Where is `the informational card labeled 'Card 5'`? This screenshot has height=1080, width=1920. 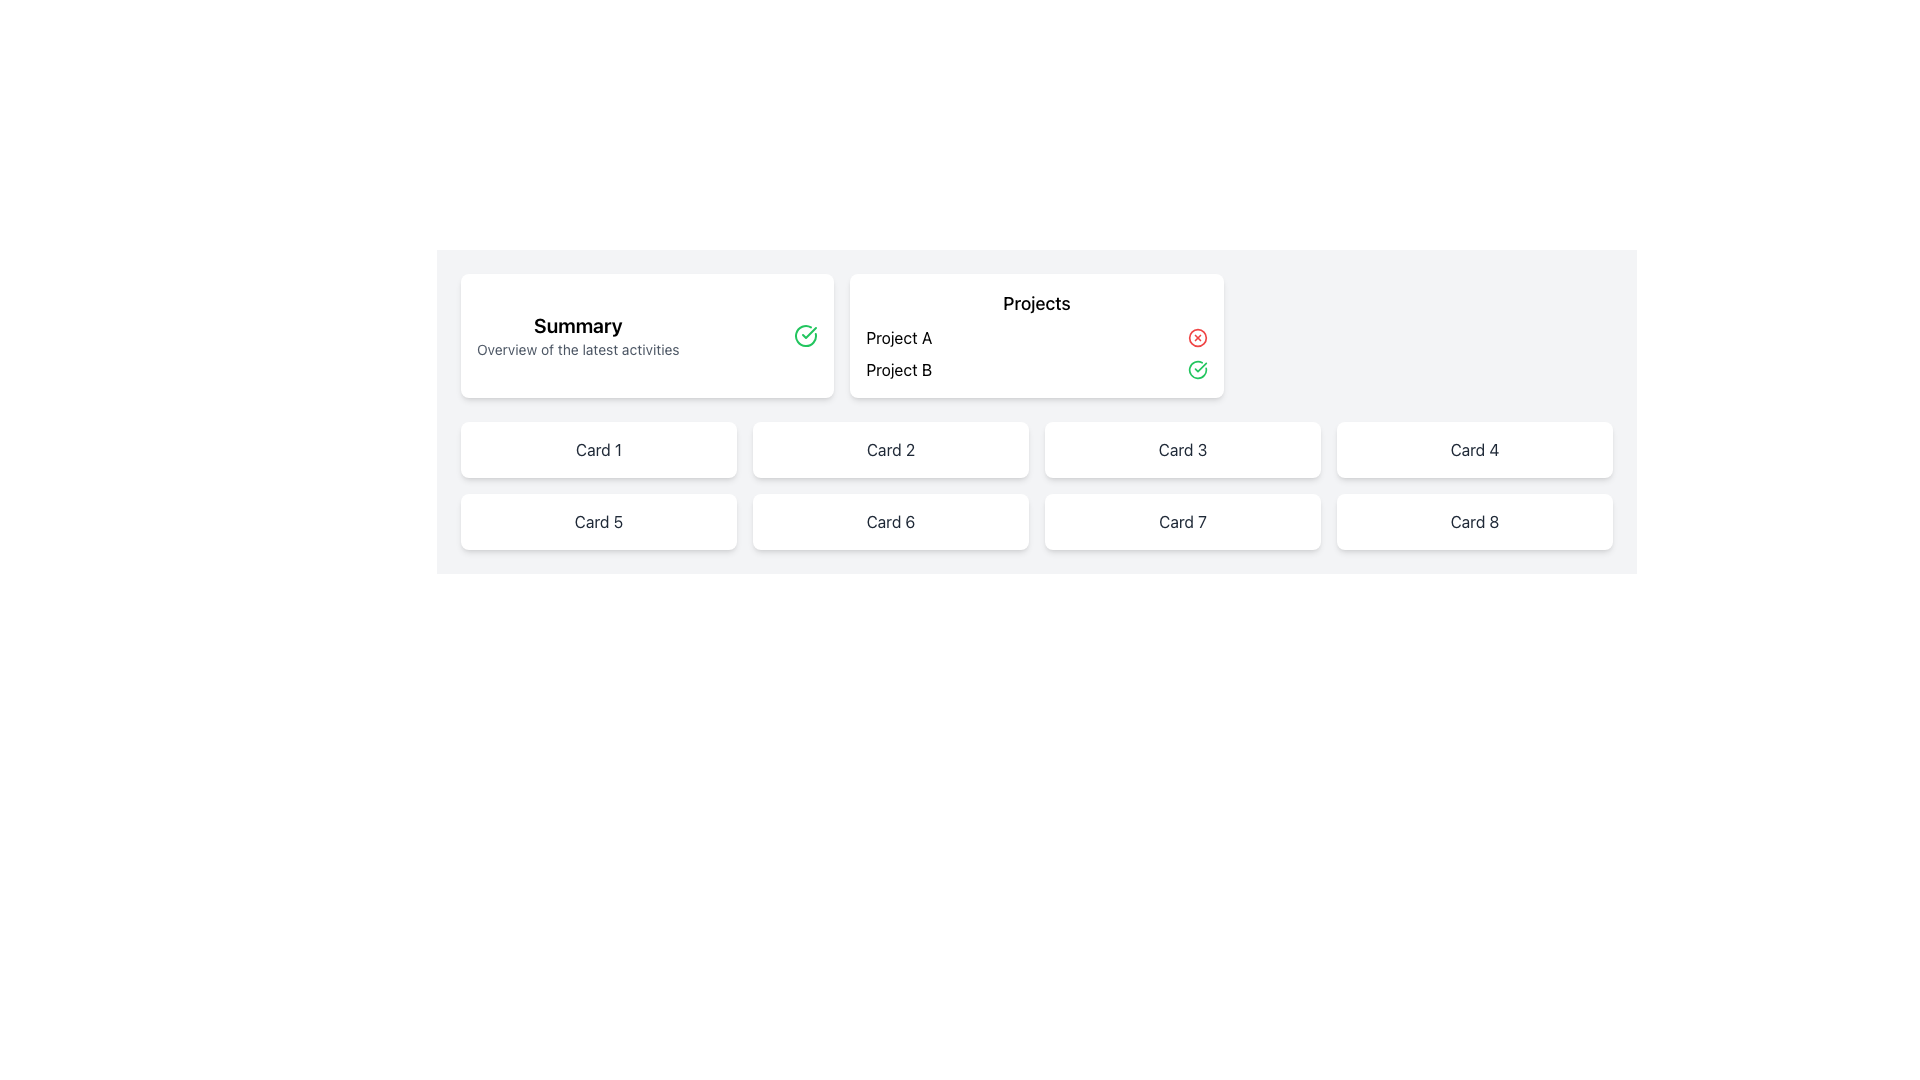
the informational card labeled 'Card 5' is located at coordinates (598, 520).